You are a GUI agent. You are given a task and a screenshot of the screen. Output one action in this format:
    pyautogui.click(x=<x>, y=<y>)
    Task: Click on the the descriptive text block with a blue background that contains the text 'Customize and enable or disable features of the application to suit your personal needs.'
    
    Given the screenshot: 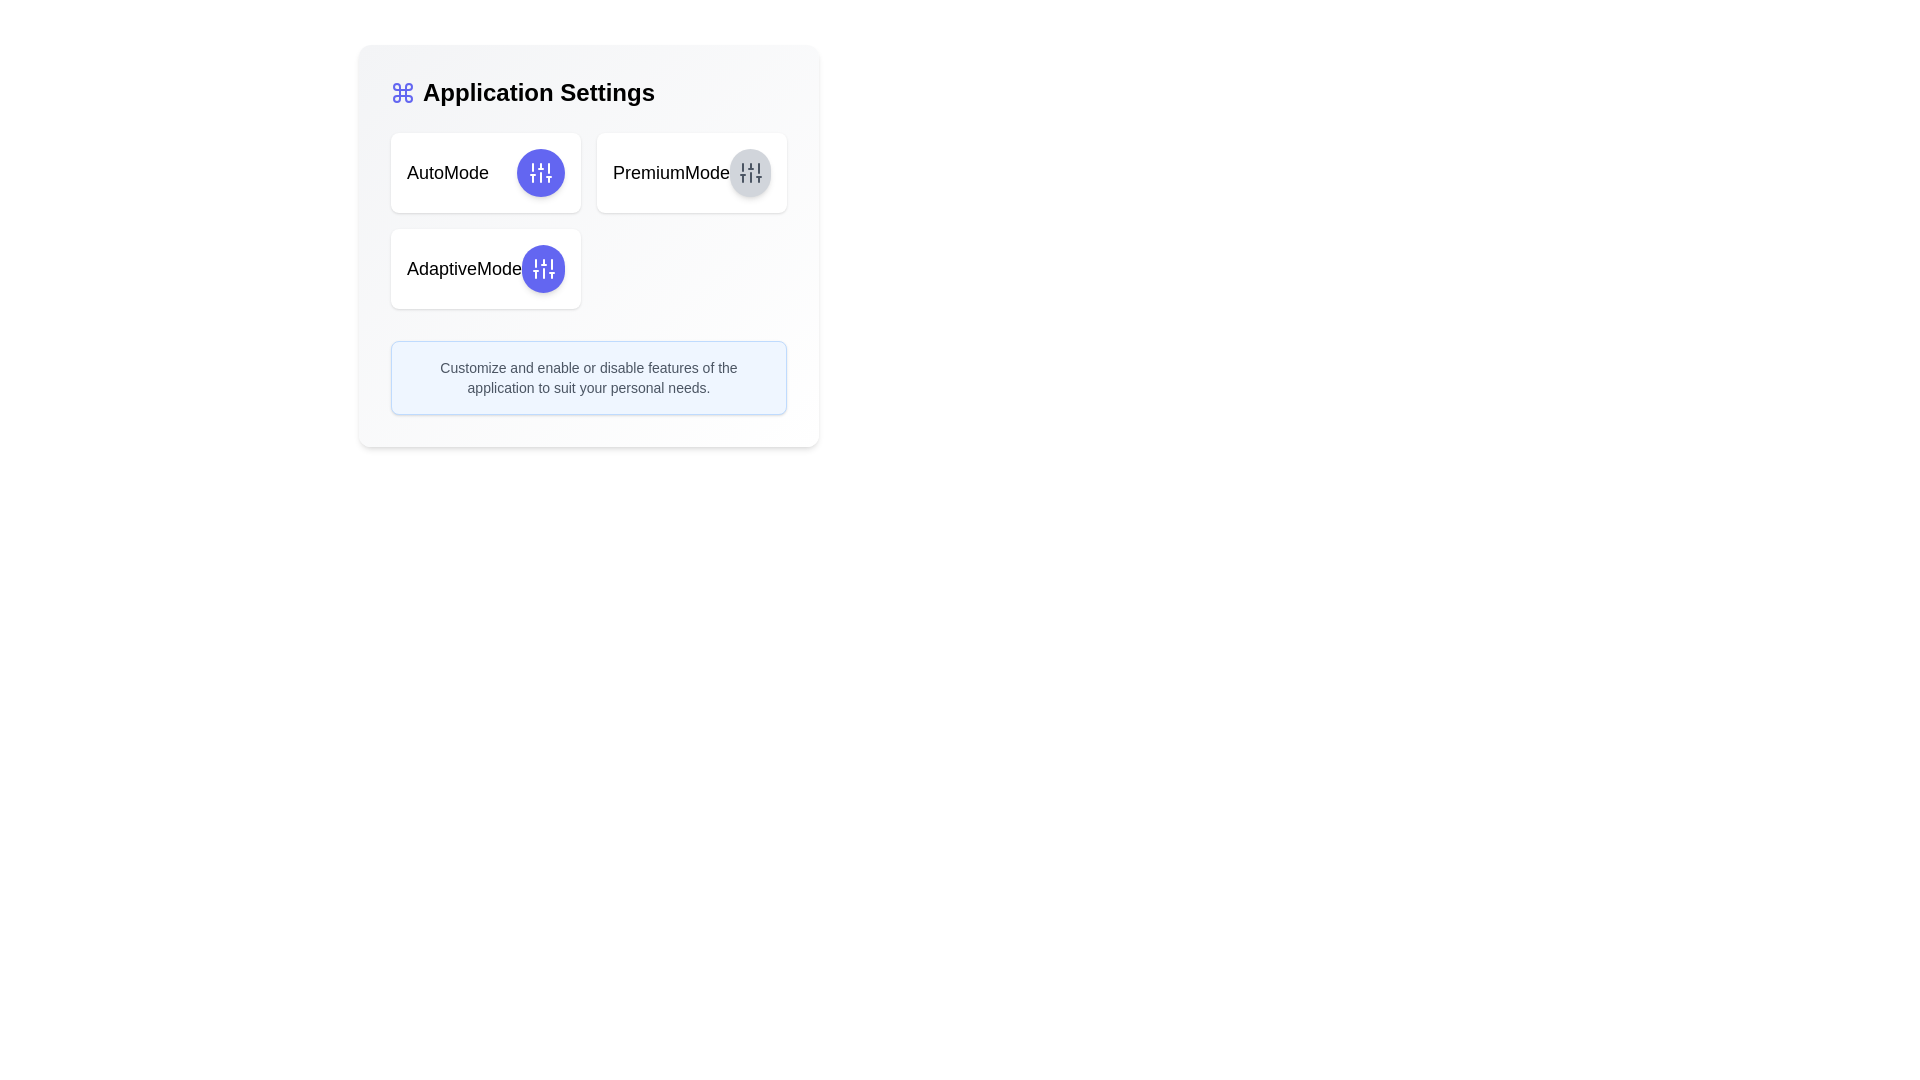 What is the action you would take?
    pyautogui.click(x=588, y=378)
    